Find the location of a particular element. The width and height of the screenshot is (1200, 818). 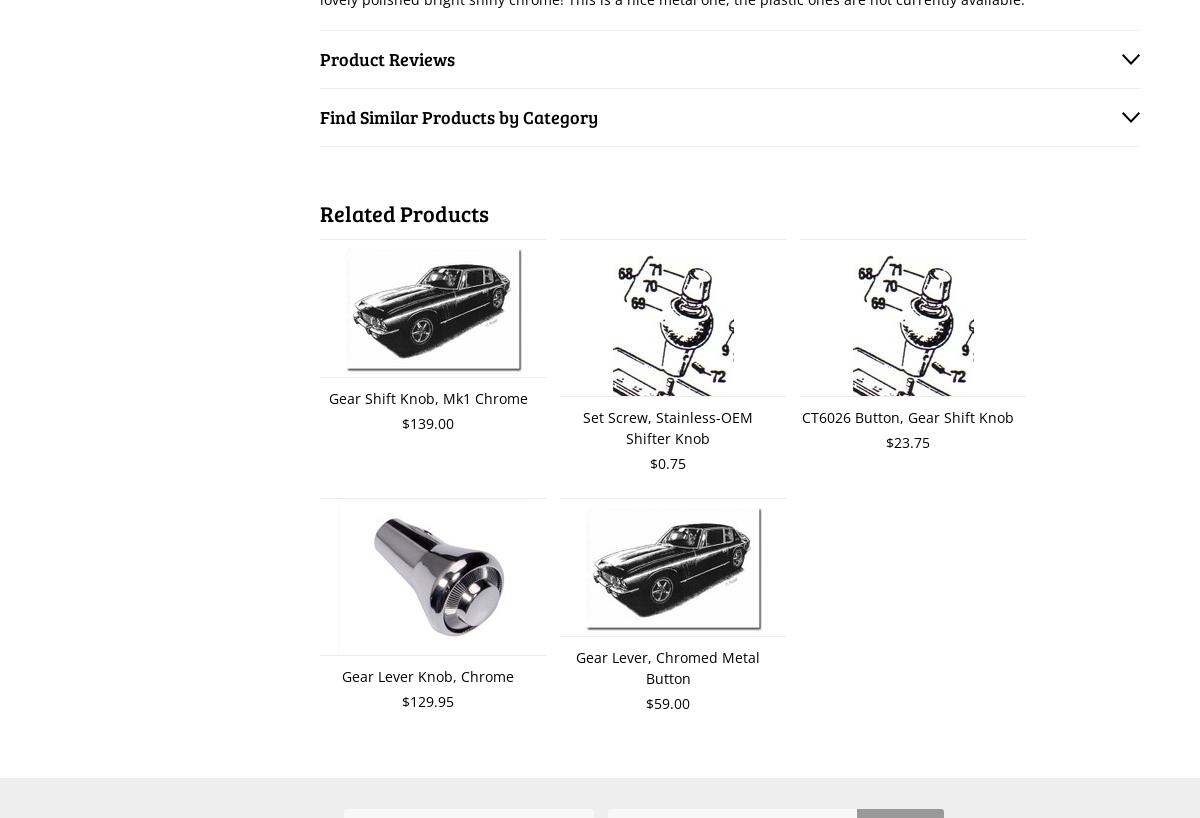

'$23.75' is located at coordinates (908, 441).